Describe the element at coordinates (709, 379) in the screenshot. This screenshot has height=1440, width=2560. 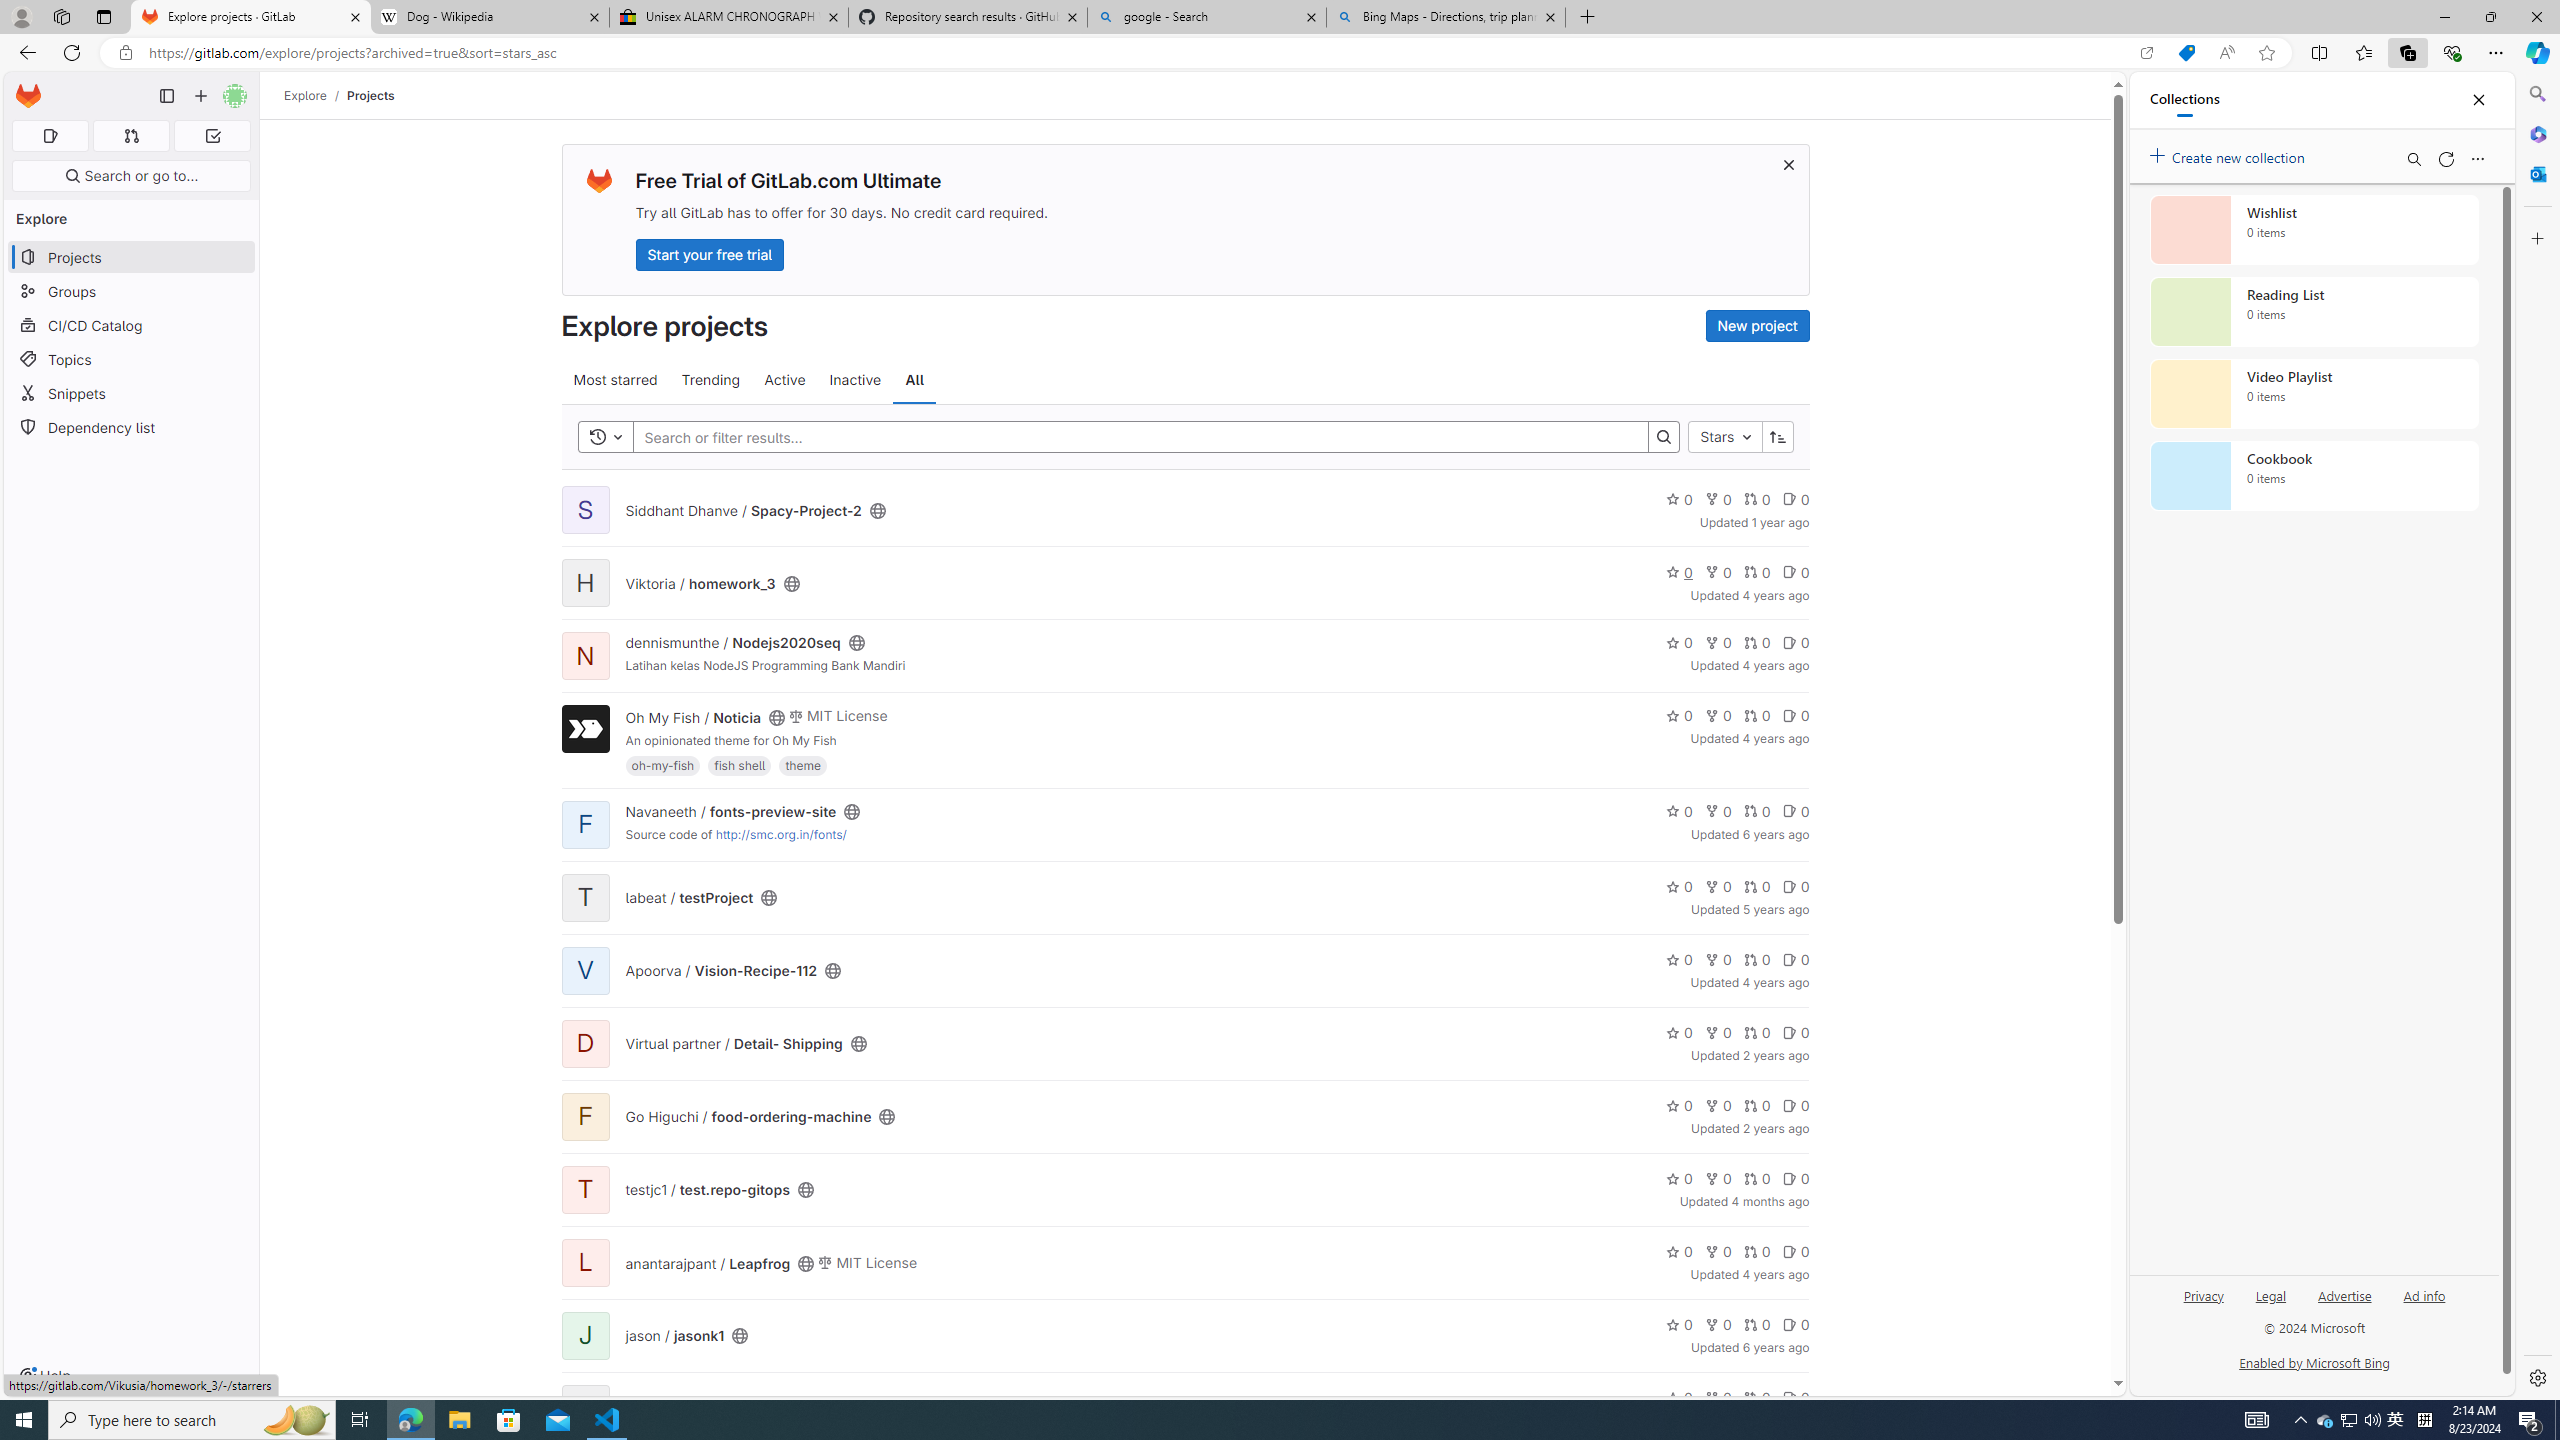
I see `'Trending'` at that location.